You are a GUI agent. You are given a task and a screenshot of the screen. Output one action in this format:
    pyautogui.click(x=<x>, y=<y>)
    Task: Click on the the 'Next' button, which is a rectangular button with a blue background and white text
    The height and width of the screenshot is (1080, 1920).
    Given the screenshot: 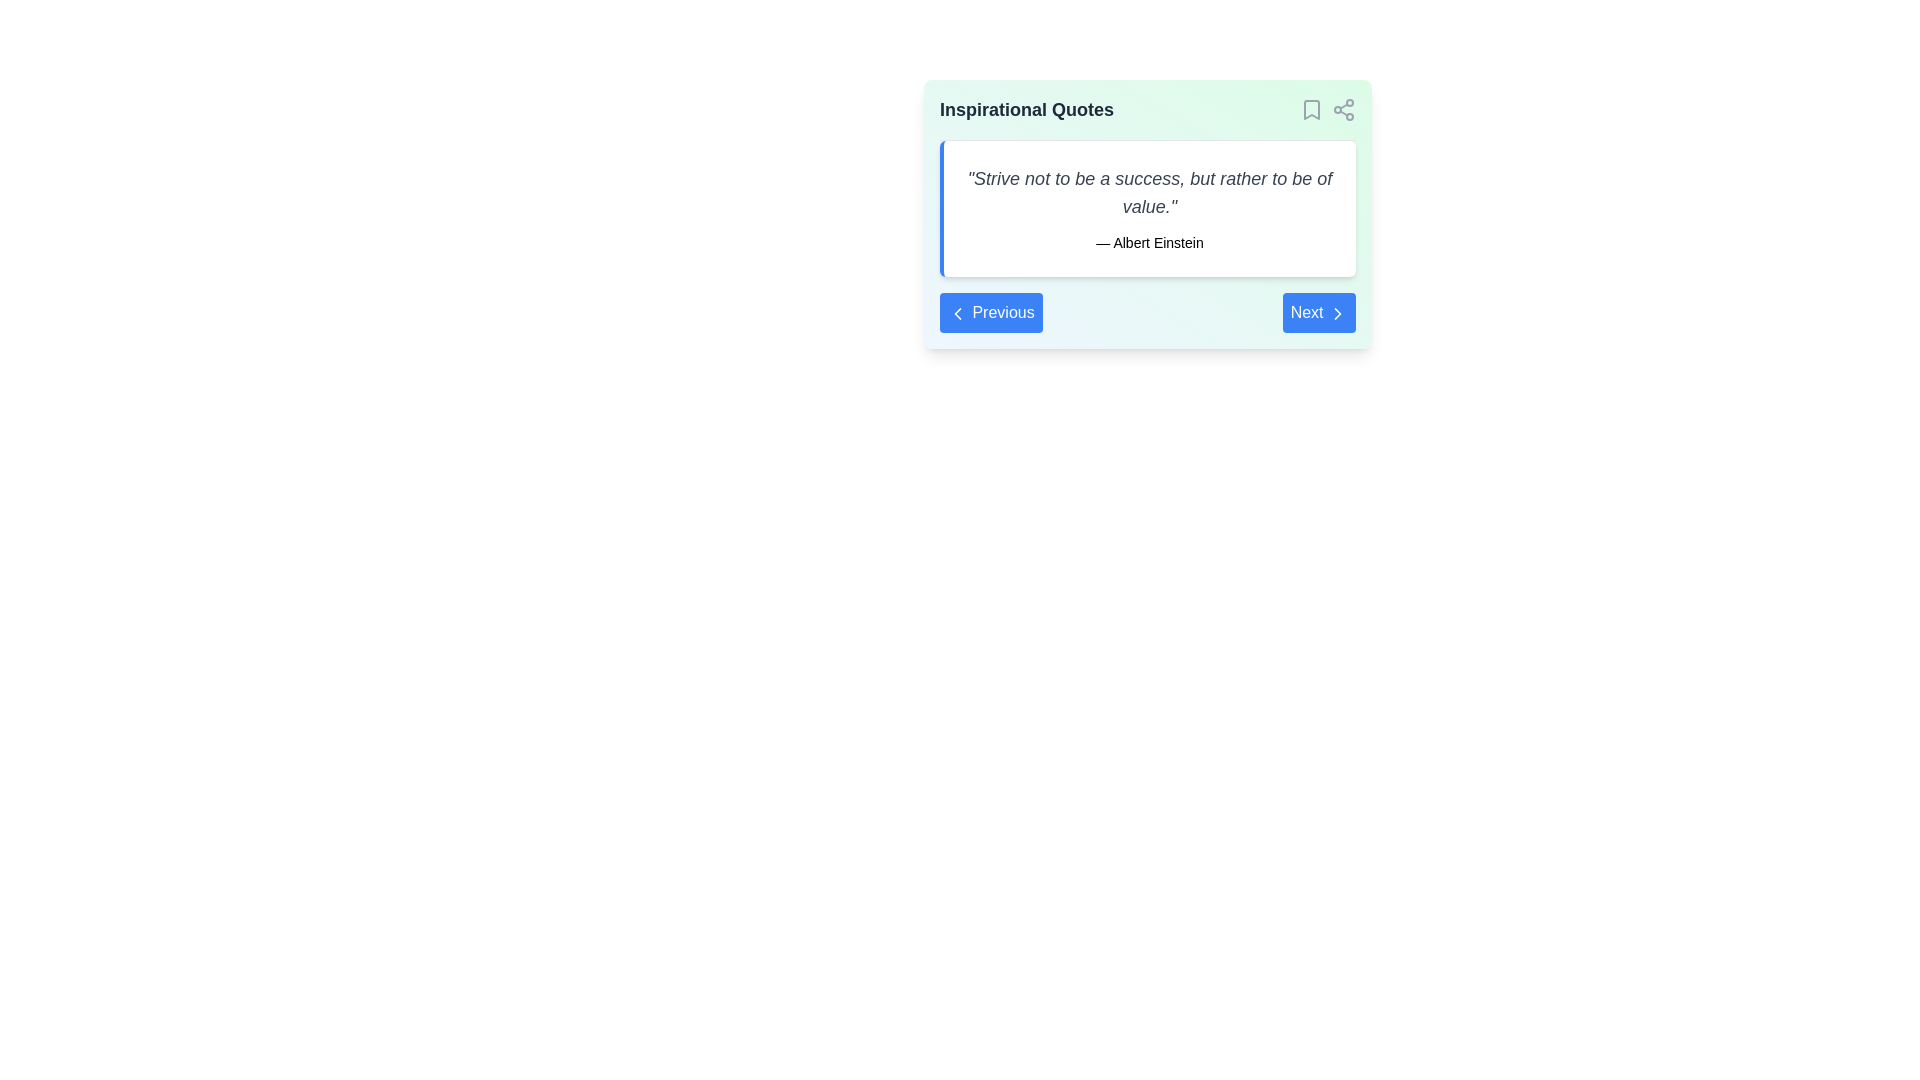 What is the action you would take?
    pyautogui.click(x=1319, y=312)
    